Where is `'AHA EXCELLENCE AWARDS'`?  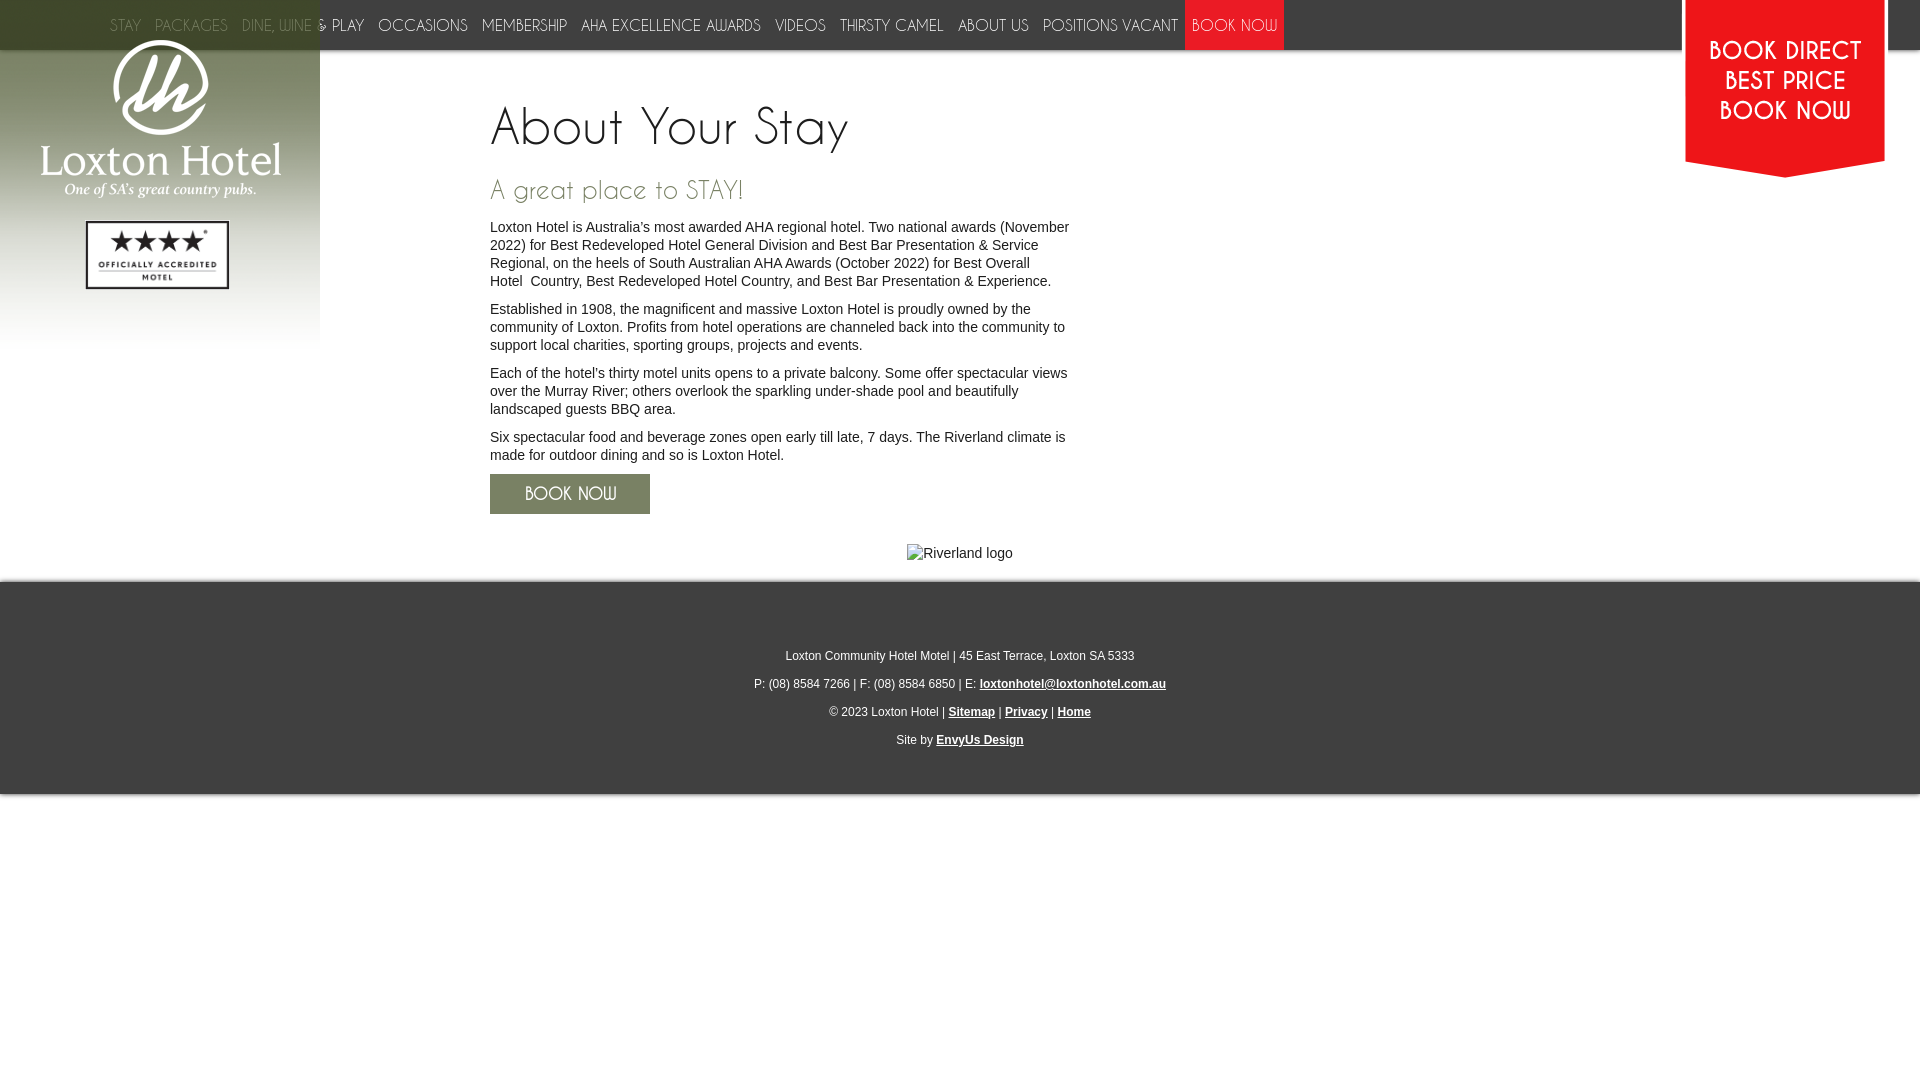 'AHA EXCELLENCE AWARDS' is located at coordinates (667, 24).